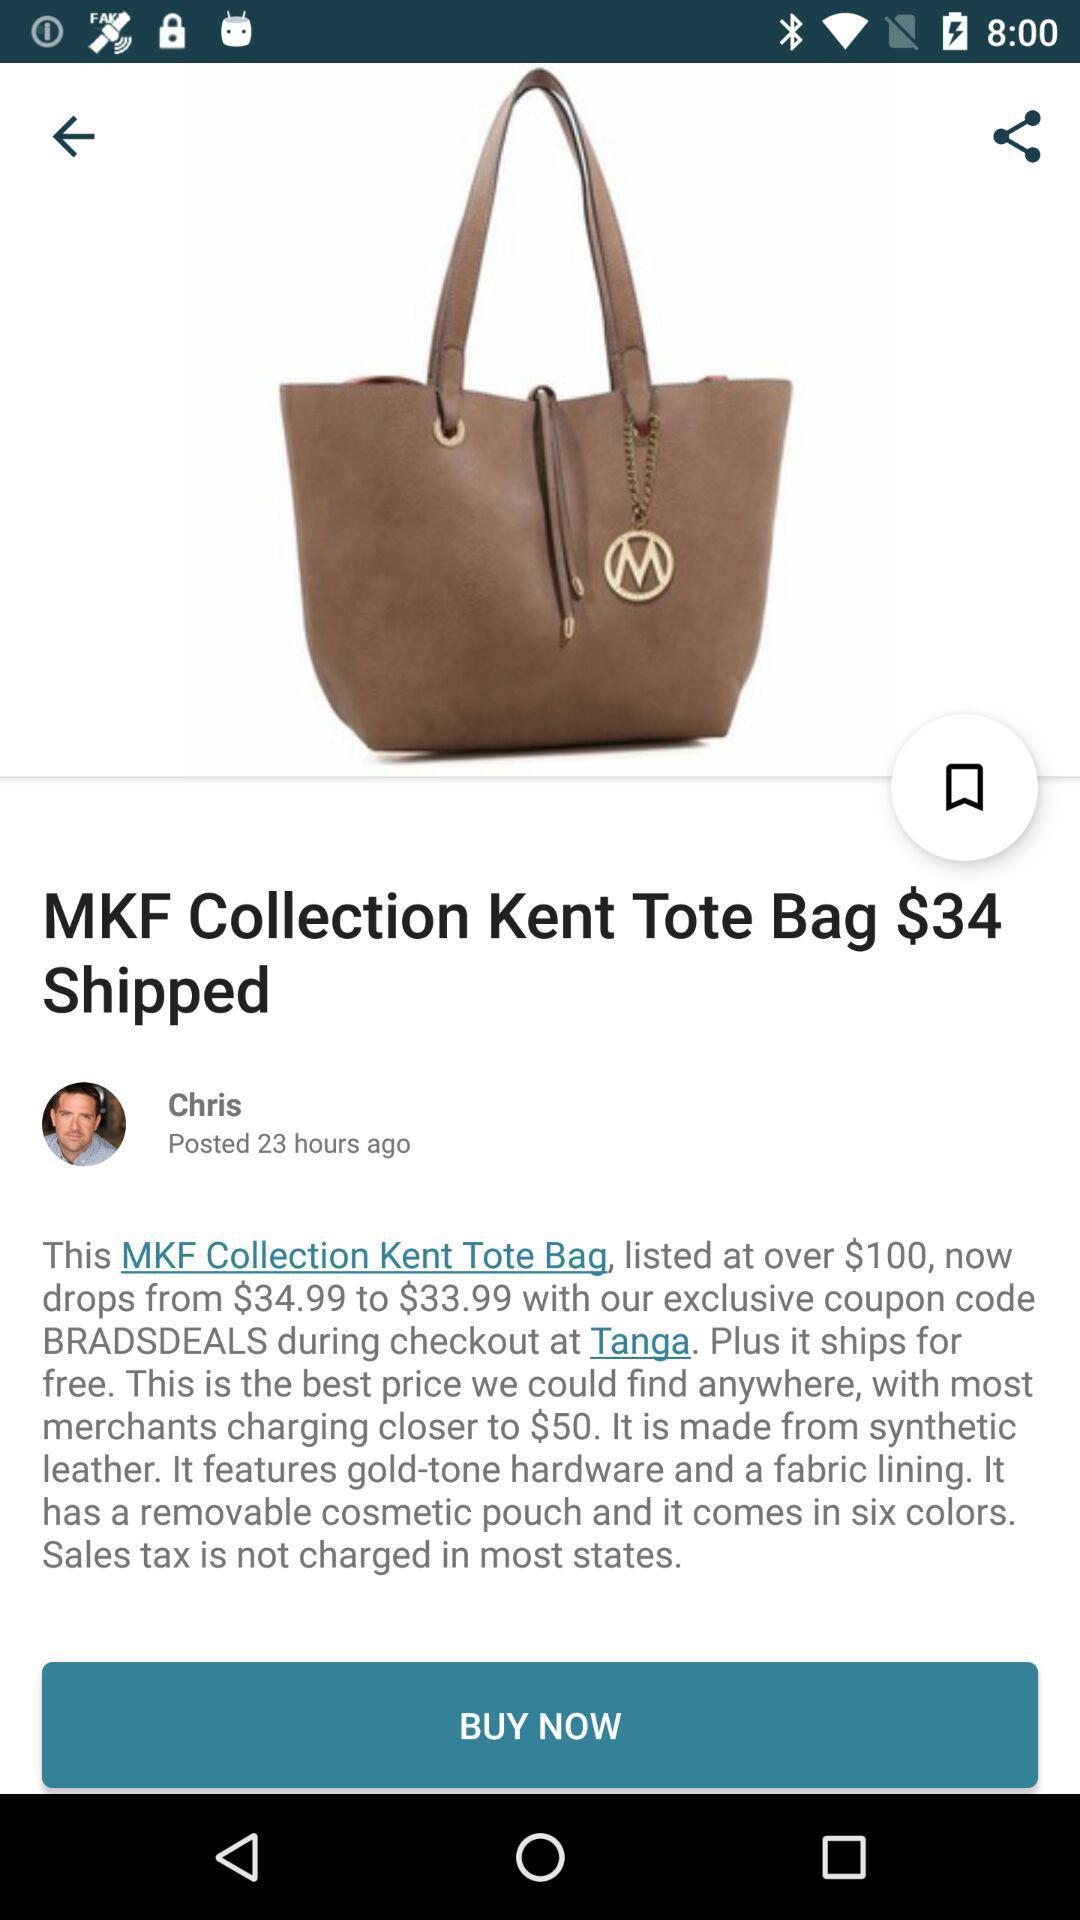  Describe the element at coordinates (1017, 135) in the screenshot. I see `icon at the top right corner` at that location.